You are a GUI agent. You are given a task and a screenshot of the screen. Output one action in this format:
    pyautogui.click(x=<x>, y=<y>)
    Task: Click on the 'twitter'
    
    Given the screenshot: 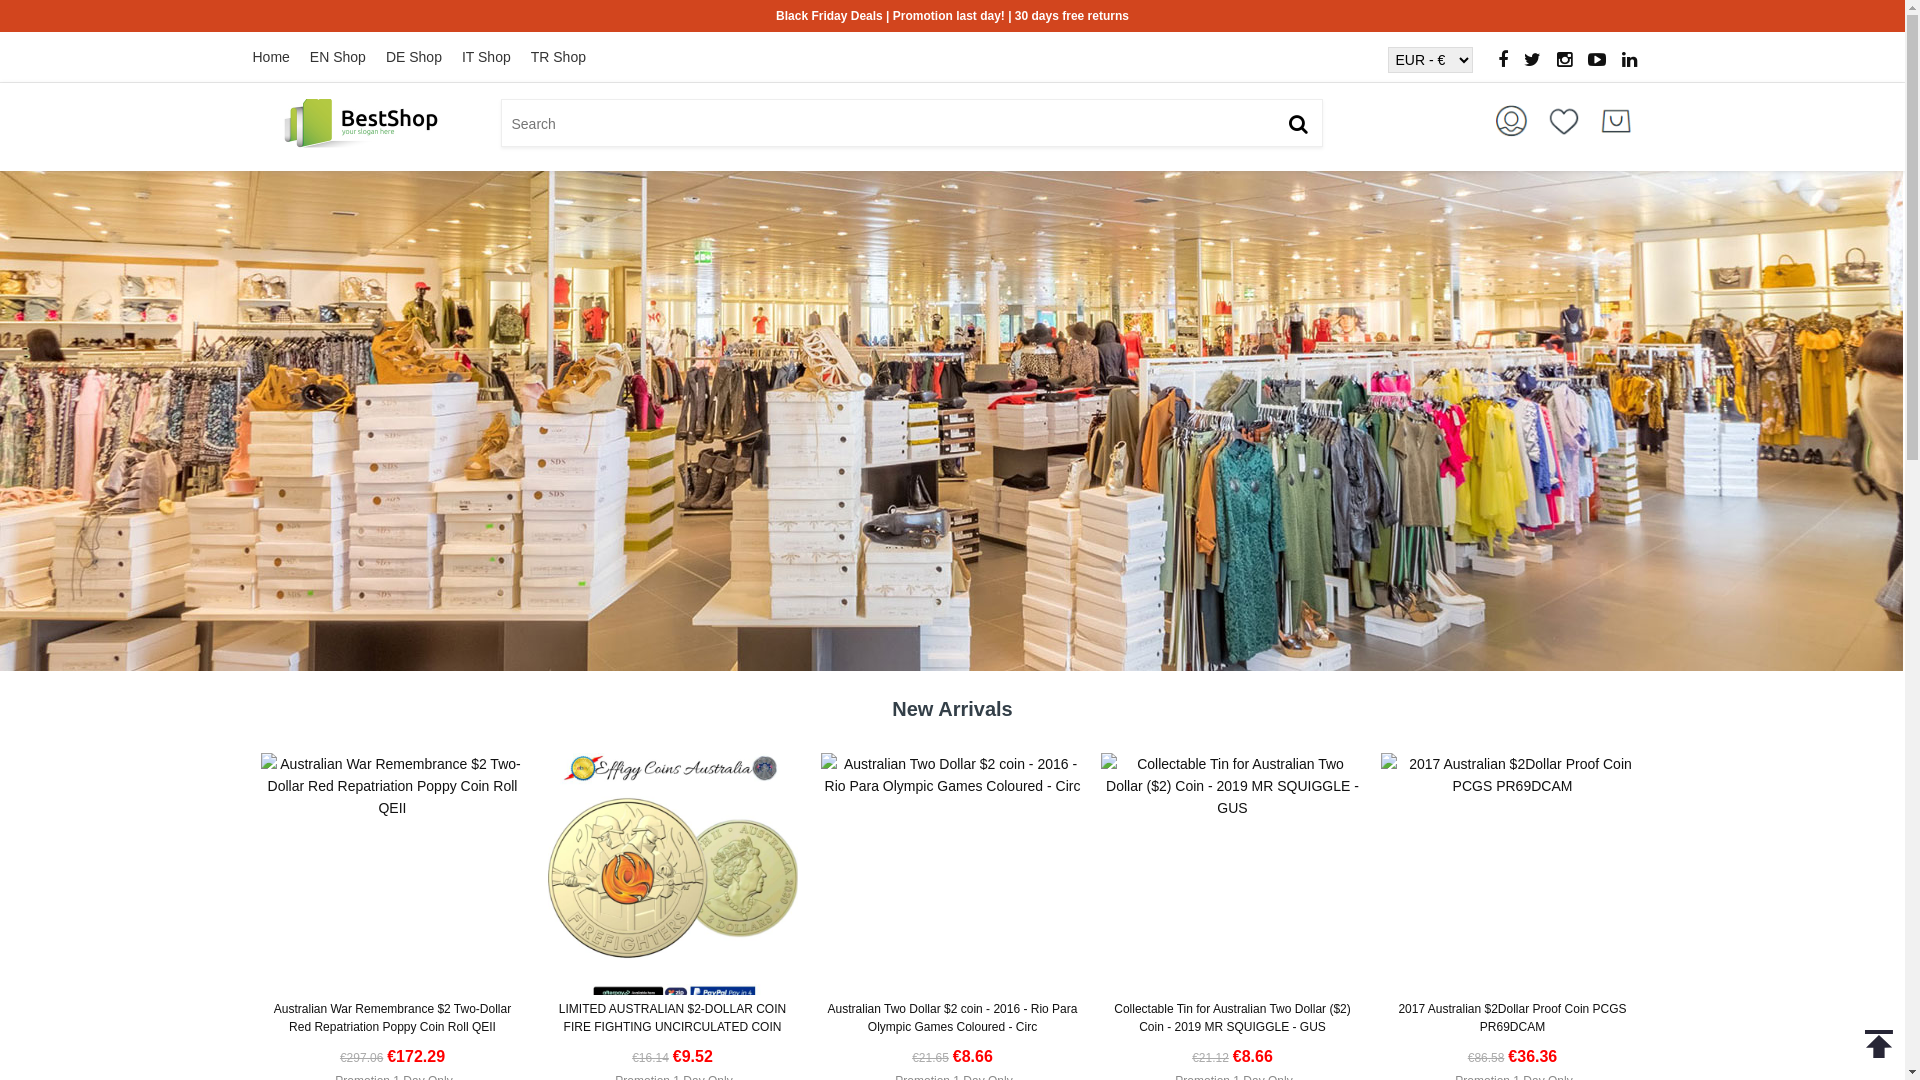 What is the action you would take?
    pyautogui.click(x=1531, y=60)
    